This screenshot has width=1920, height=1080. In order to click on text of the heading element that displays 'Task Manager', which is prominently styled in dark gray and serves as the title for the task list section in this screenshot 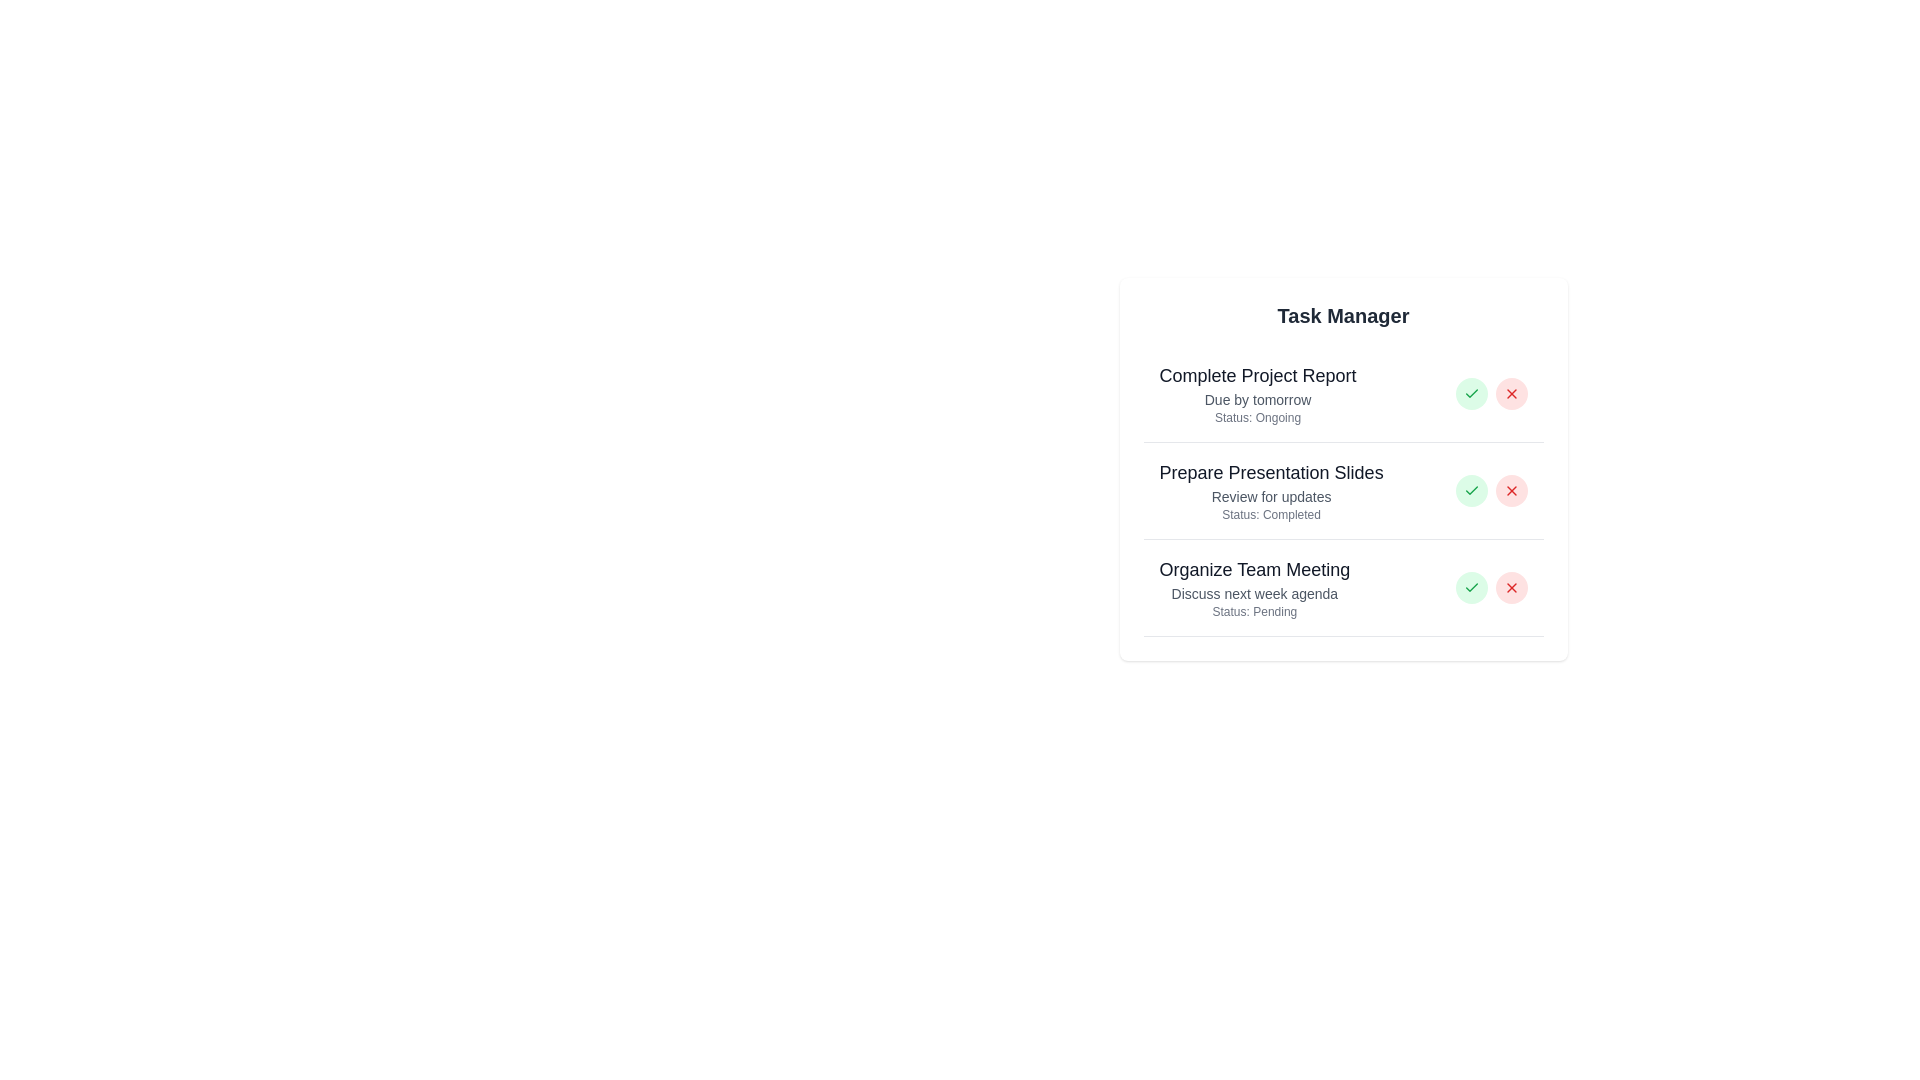, I will do `click(1343, 315)`.